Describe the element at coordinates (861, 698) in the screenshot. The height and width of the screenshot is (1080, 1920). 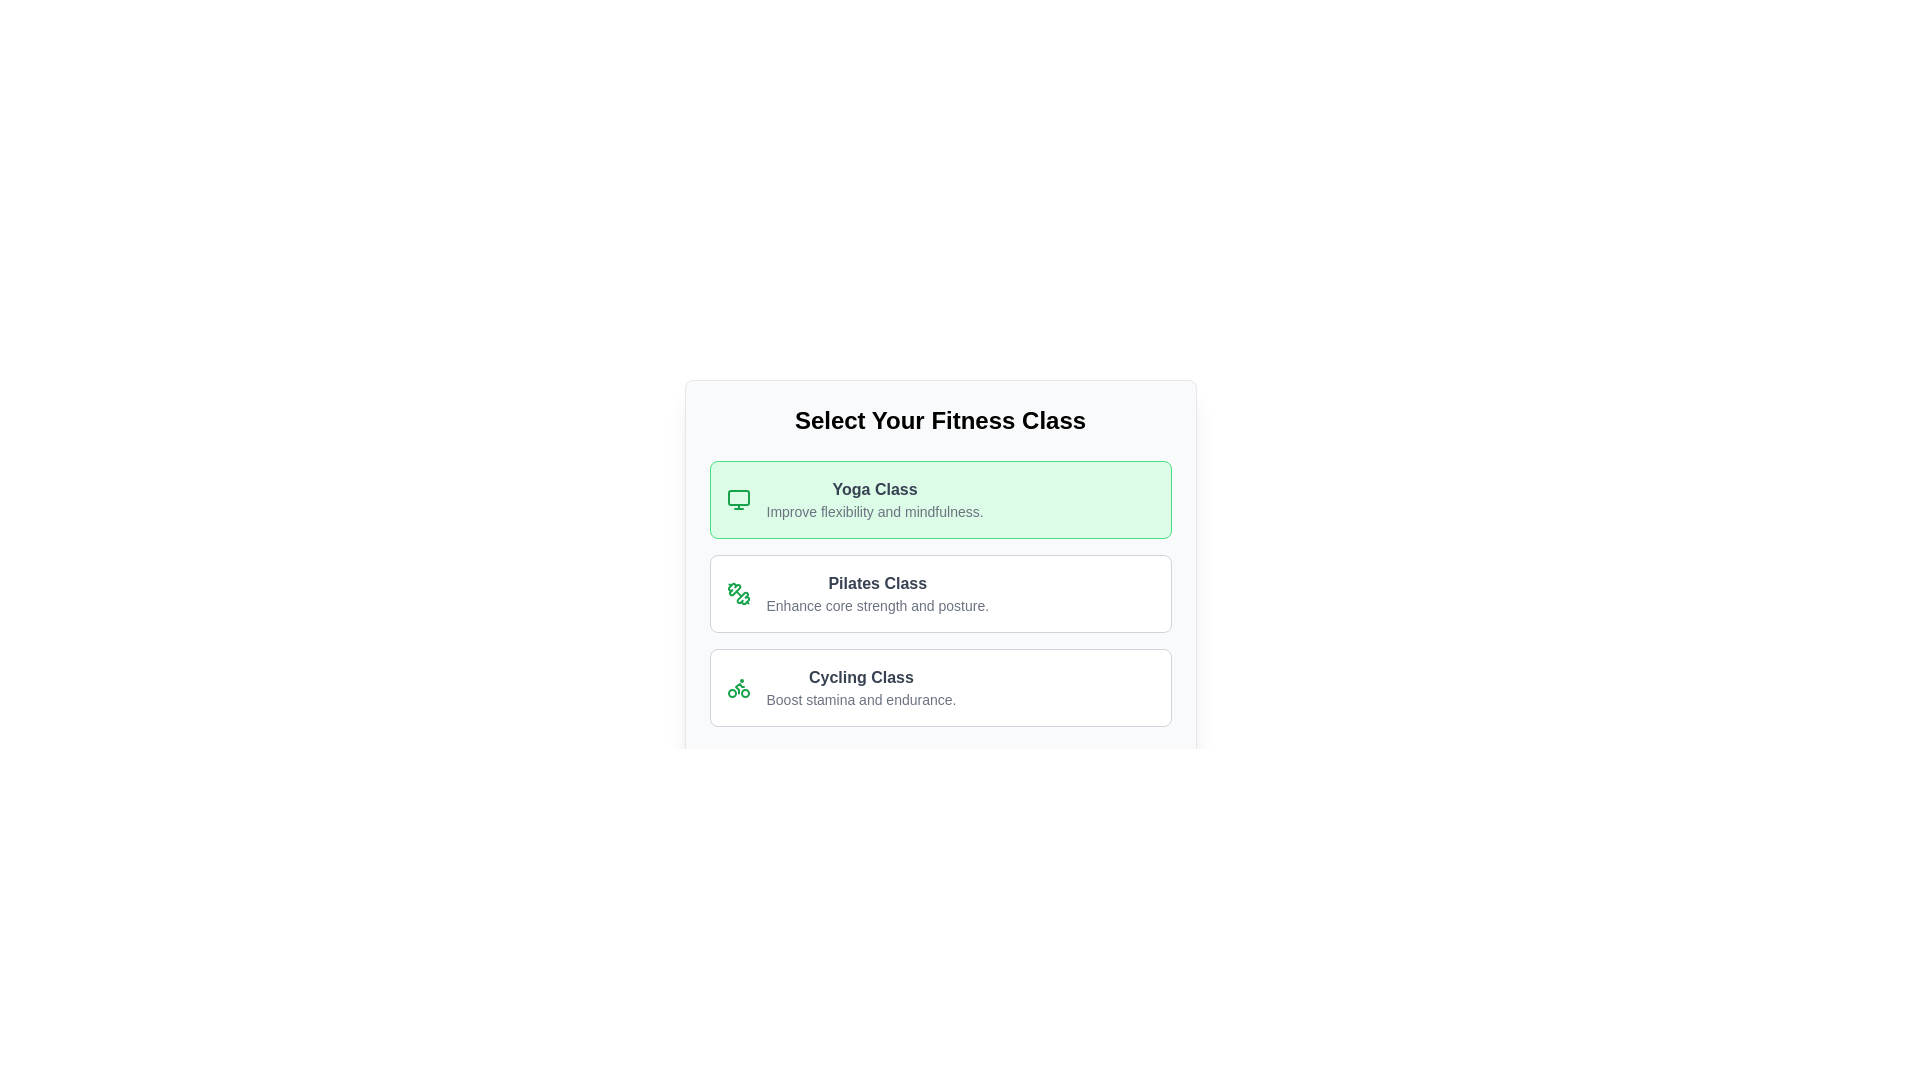
I see `the descriptive text label for the 'Cycling Class' located beneath the section's title in the lower portion of the section` at that location.